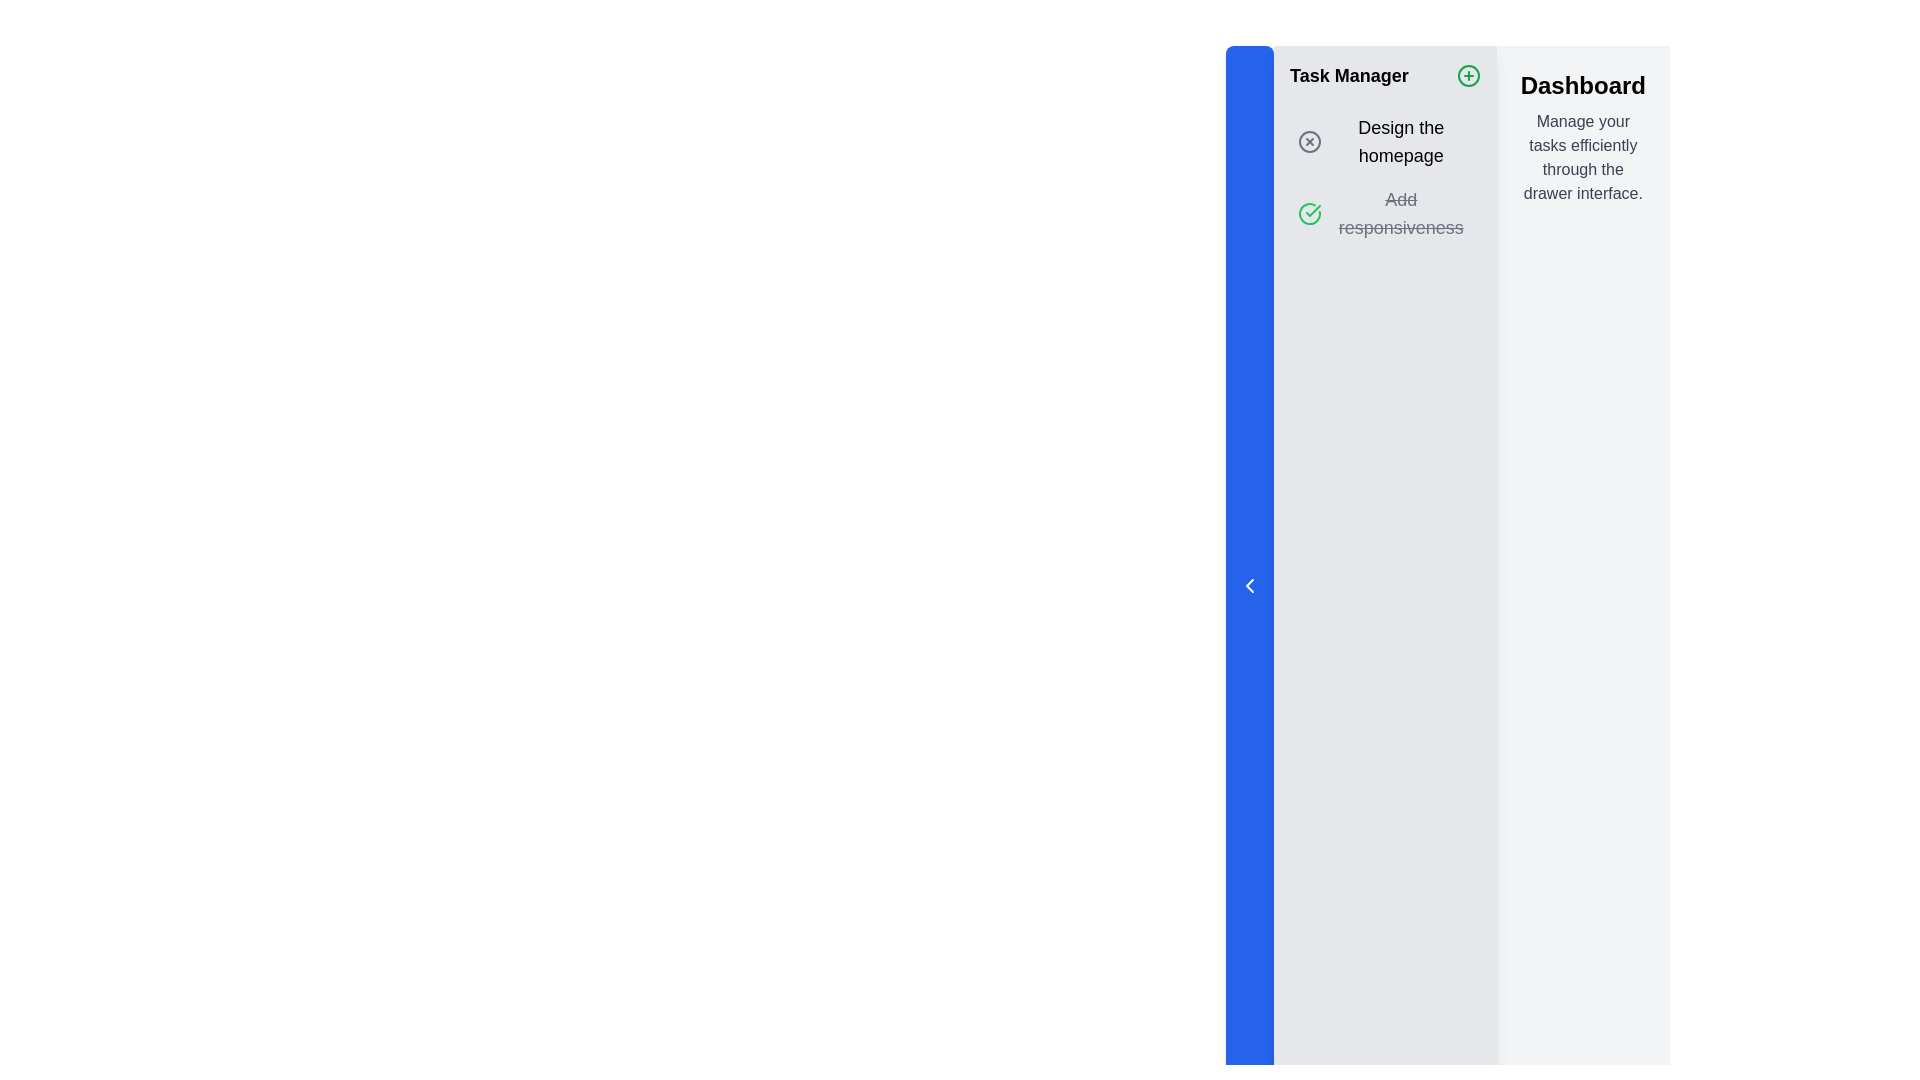 The image size is (1920, 1080). What do you see at coordinates (1400, 213) in the screenshot?
I see `the Strikethrough text label indicating a completed or deactivated task within the Task Manager section, specifically the second task below 'Design the homepage'` at bounding box center [1400, 213].